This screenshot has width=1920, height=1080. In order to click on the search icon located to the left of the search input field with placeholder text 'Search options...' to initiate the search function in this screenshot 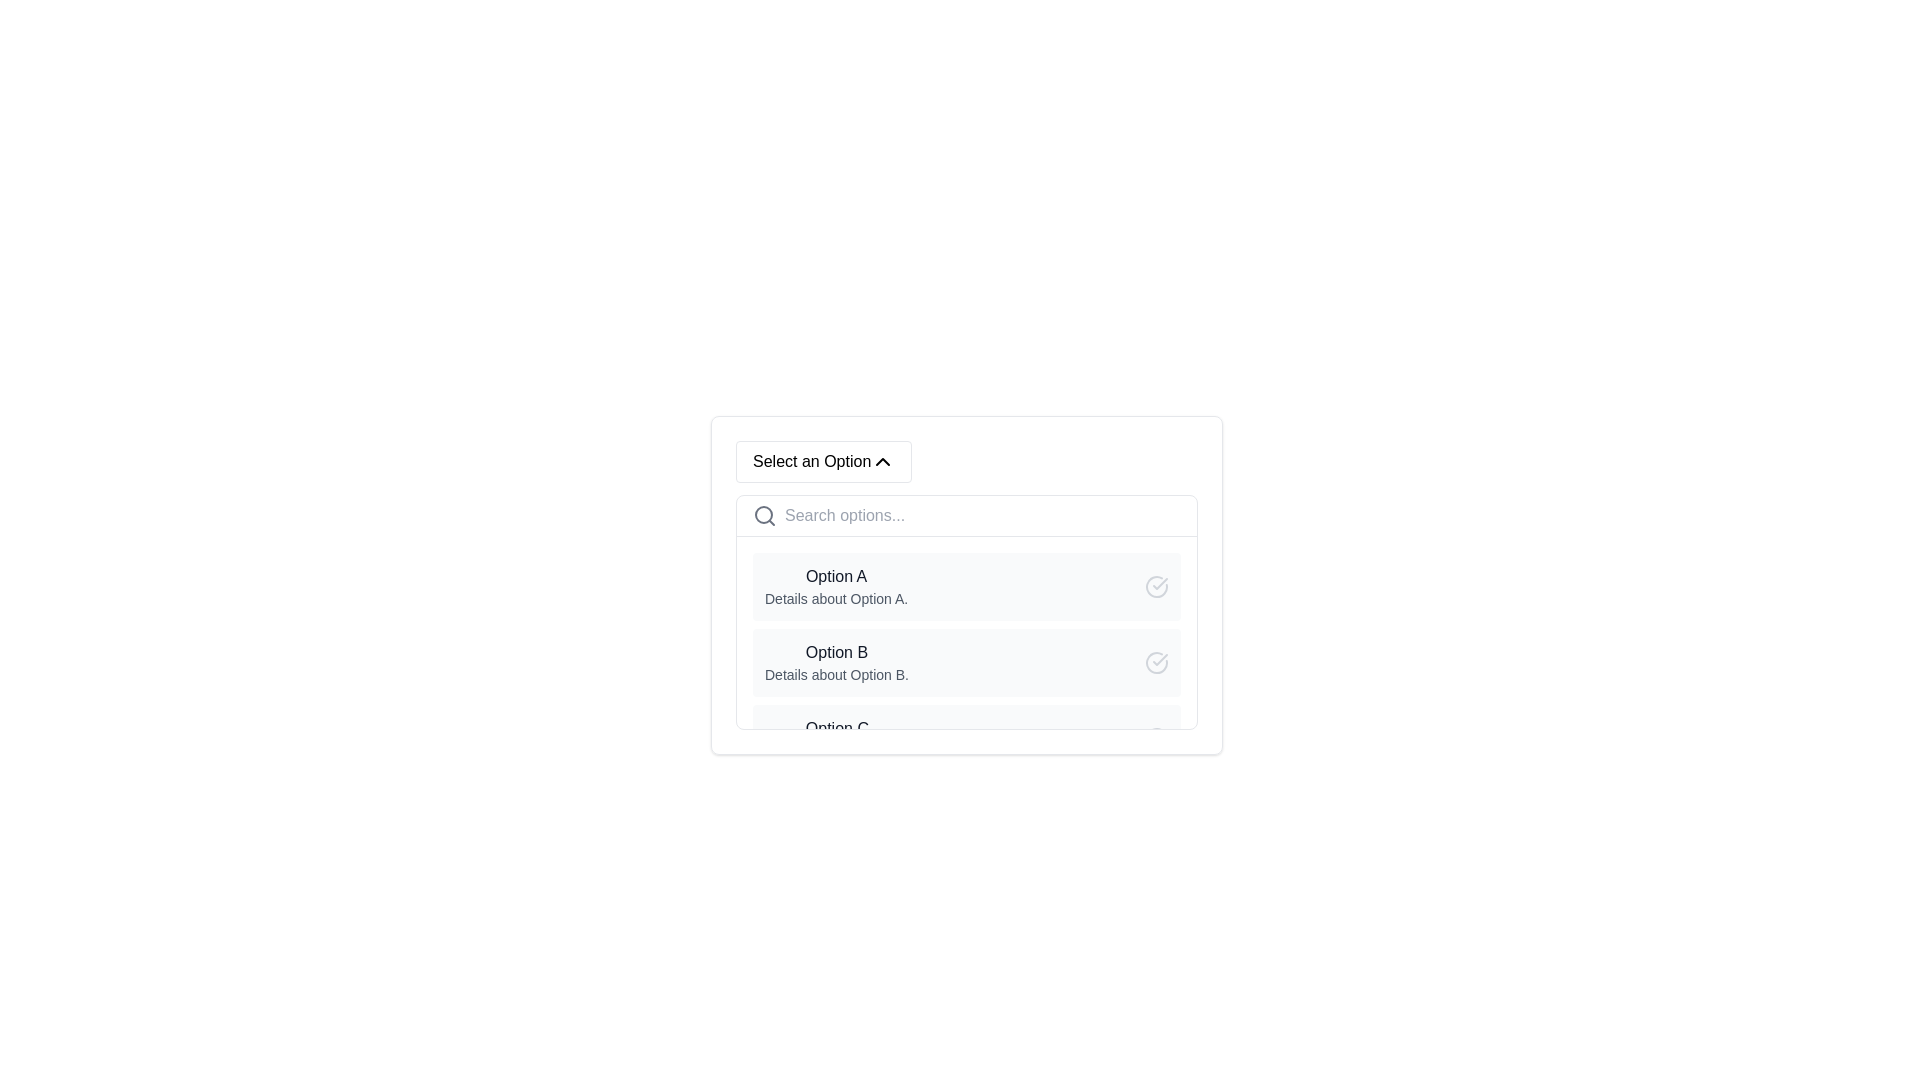, I will do `click(763, 515)`.